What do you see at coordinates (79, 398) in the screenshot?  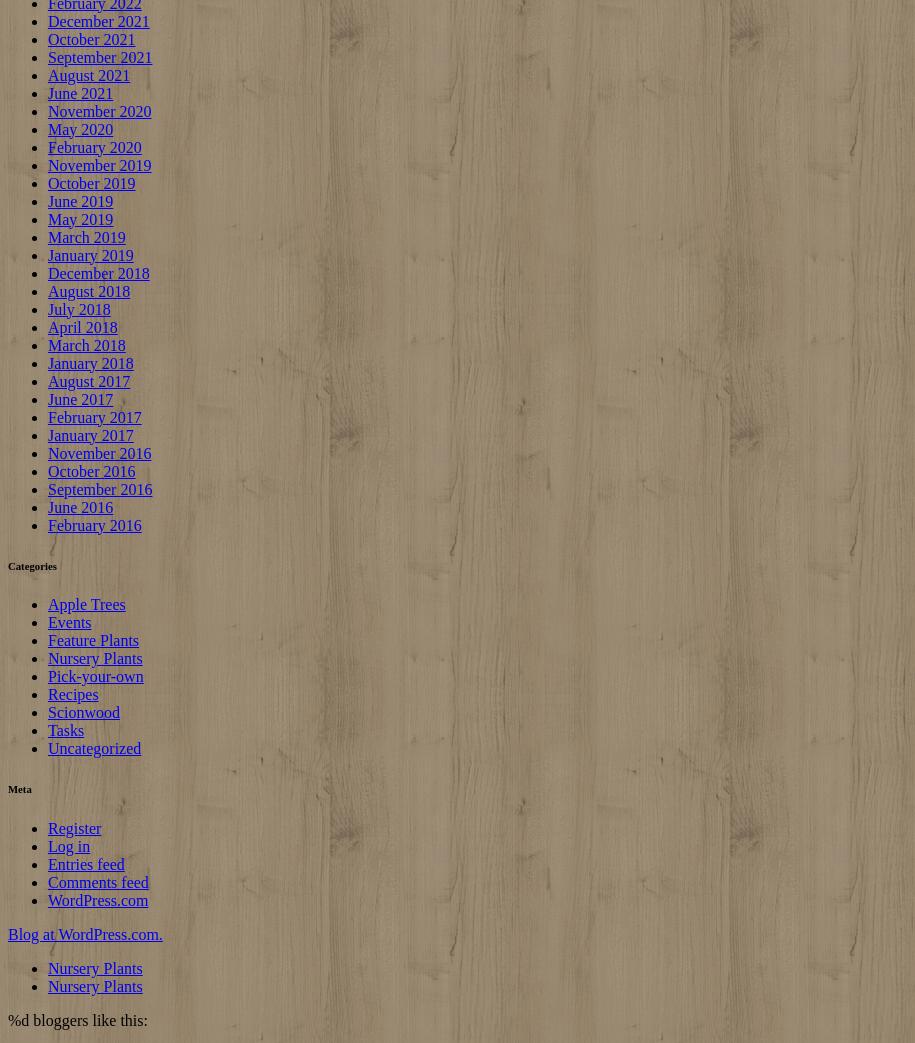 I see `'June 2017'` at bounding box center [79, 398].